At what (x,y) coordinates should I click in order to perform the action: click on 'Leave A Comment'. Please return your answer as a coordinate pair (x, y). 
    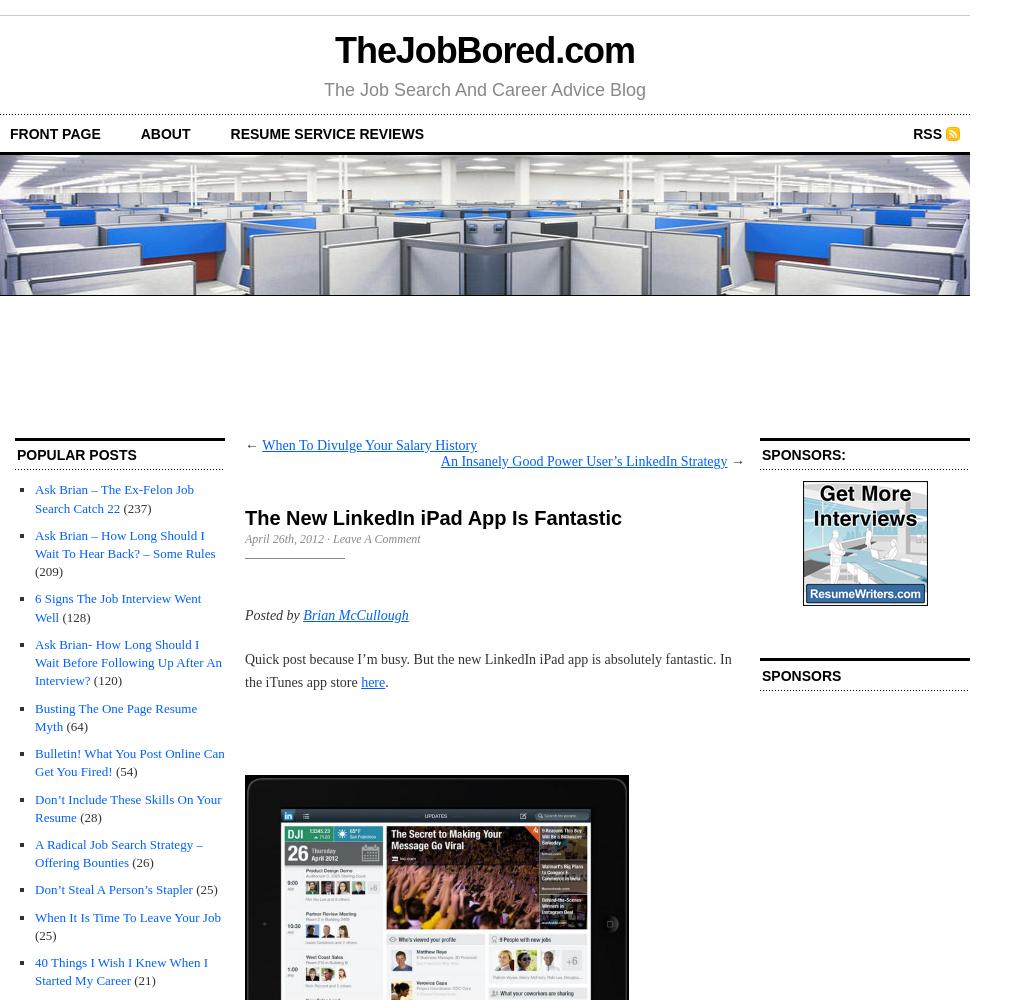
    Looking at the image, I should click on (376, 538).